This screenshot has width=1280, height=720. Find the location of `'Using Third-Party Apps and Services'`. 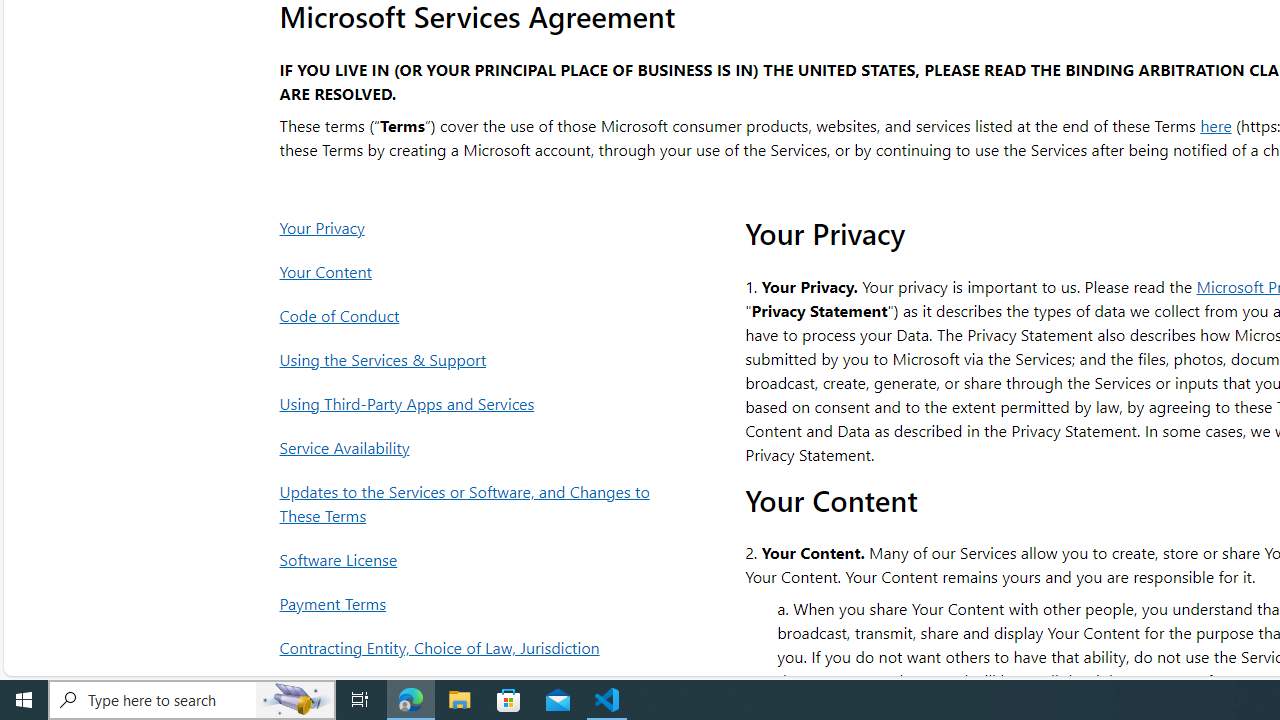

'Using Third-Party Apps and Services' is located at coordinates (469, 403).